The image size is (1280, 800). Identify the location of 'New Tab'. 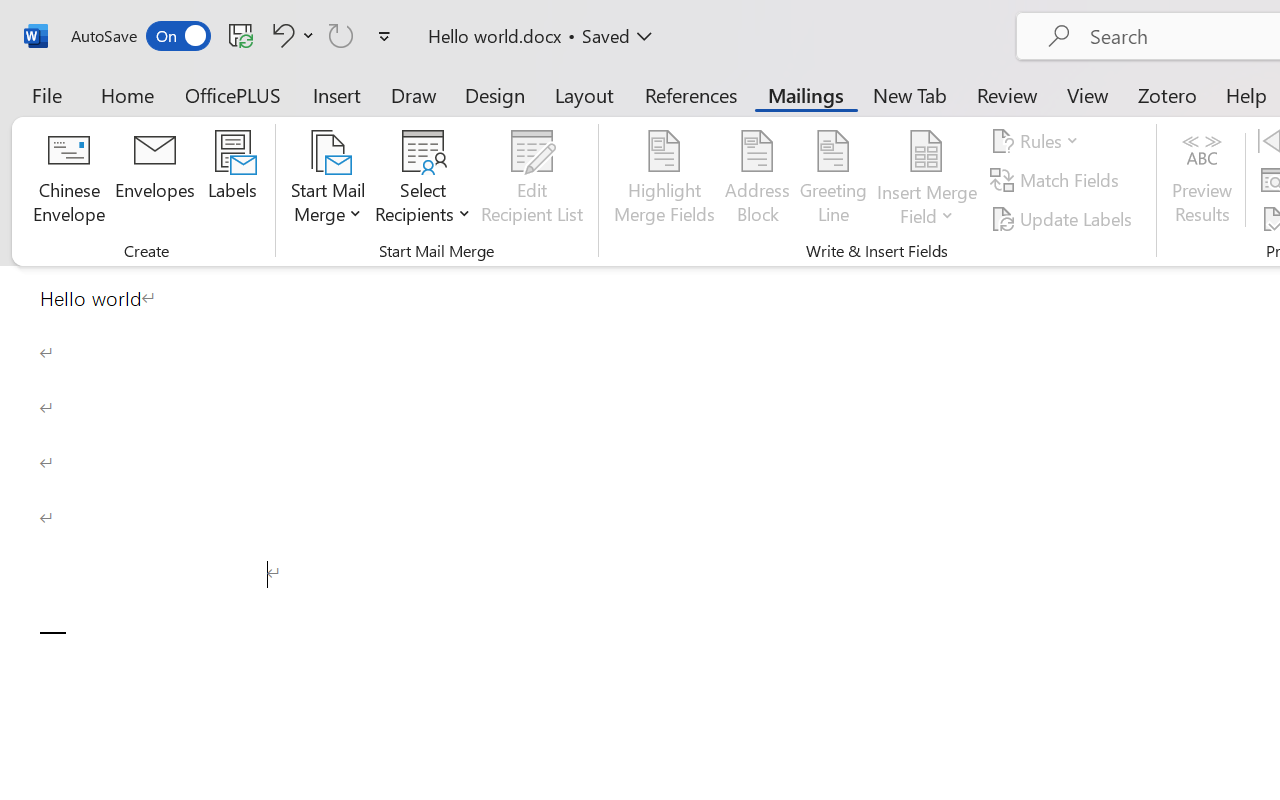
(909, 94).